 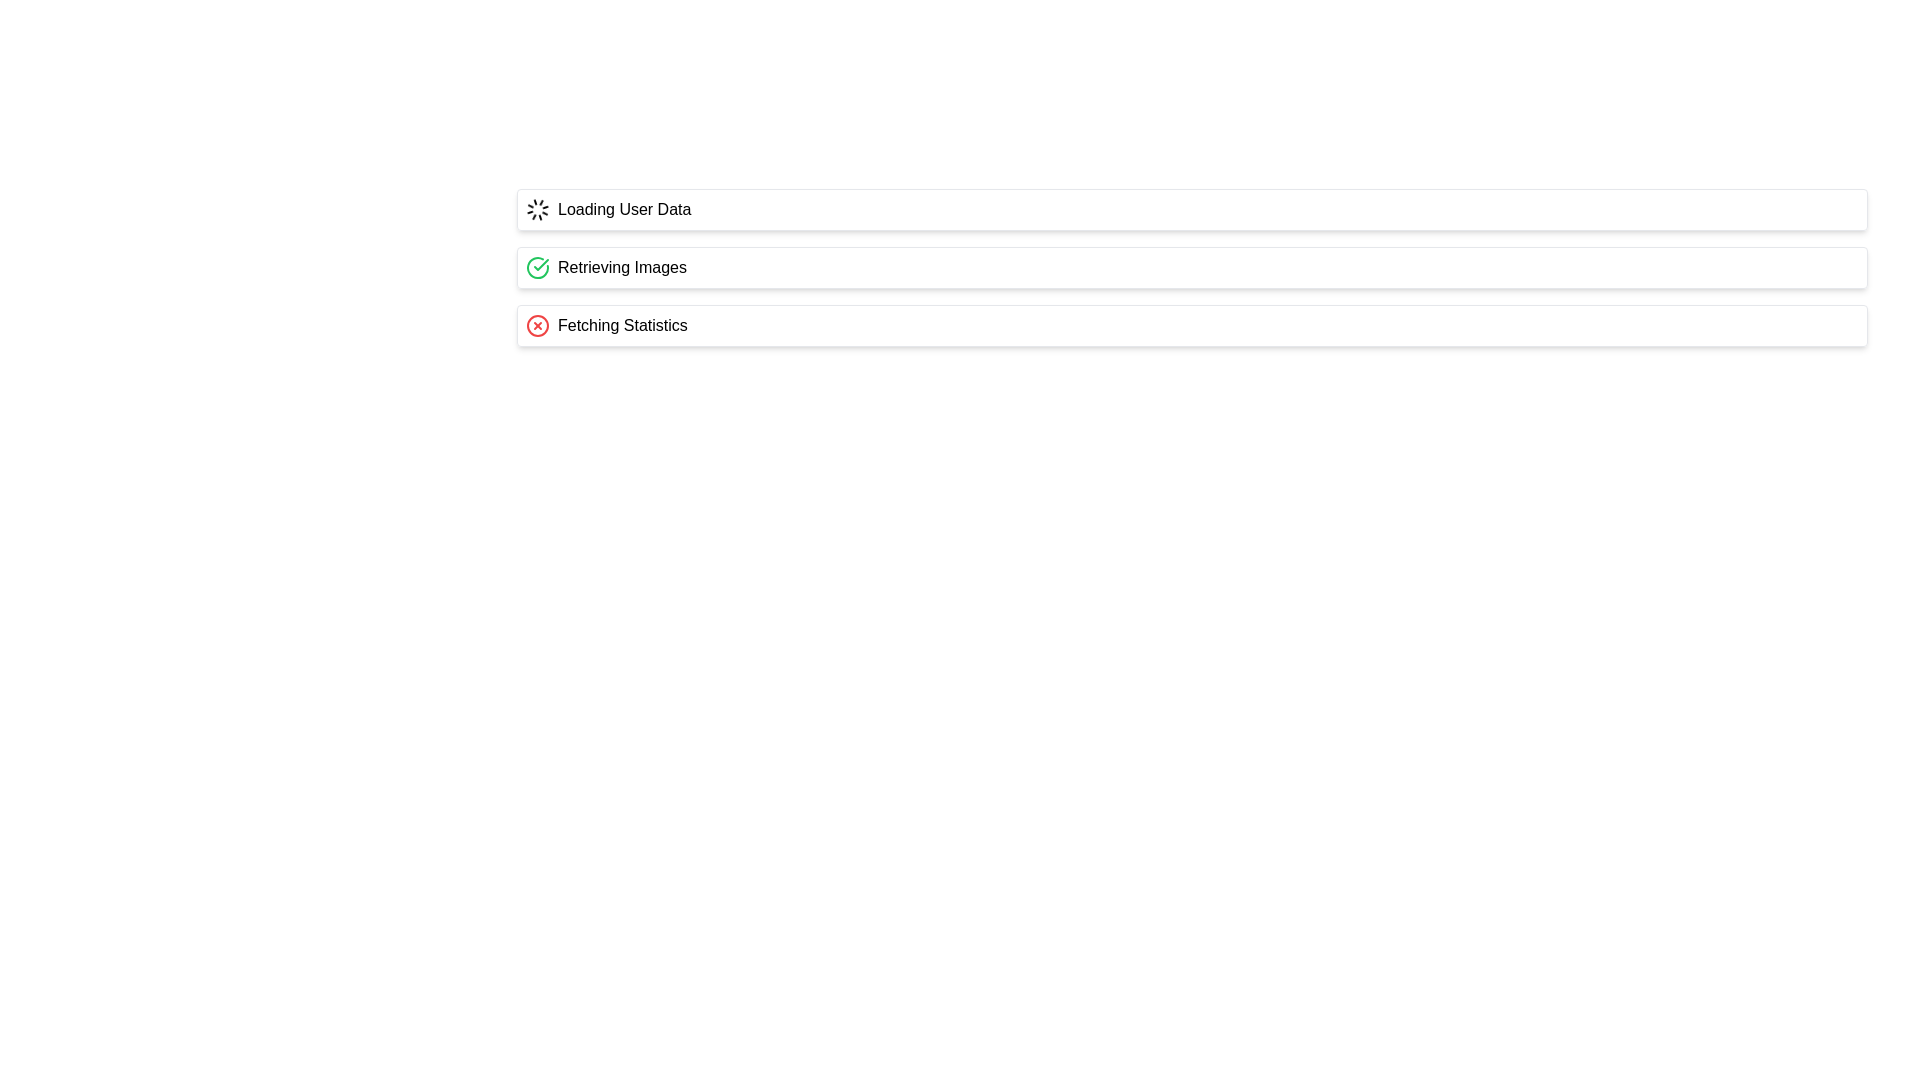 What do you see at coordinates (605, 325) in the screenshot?
I see `the static informational text element displaying 'Fetching Statistics' with a red error icon` at bounding box center [605, 325].